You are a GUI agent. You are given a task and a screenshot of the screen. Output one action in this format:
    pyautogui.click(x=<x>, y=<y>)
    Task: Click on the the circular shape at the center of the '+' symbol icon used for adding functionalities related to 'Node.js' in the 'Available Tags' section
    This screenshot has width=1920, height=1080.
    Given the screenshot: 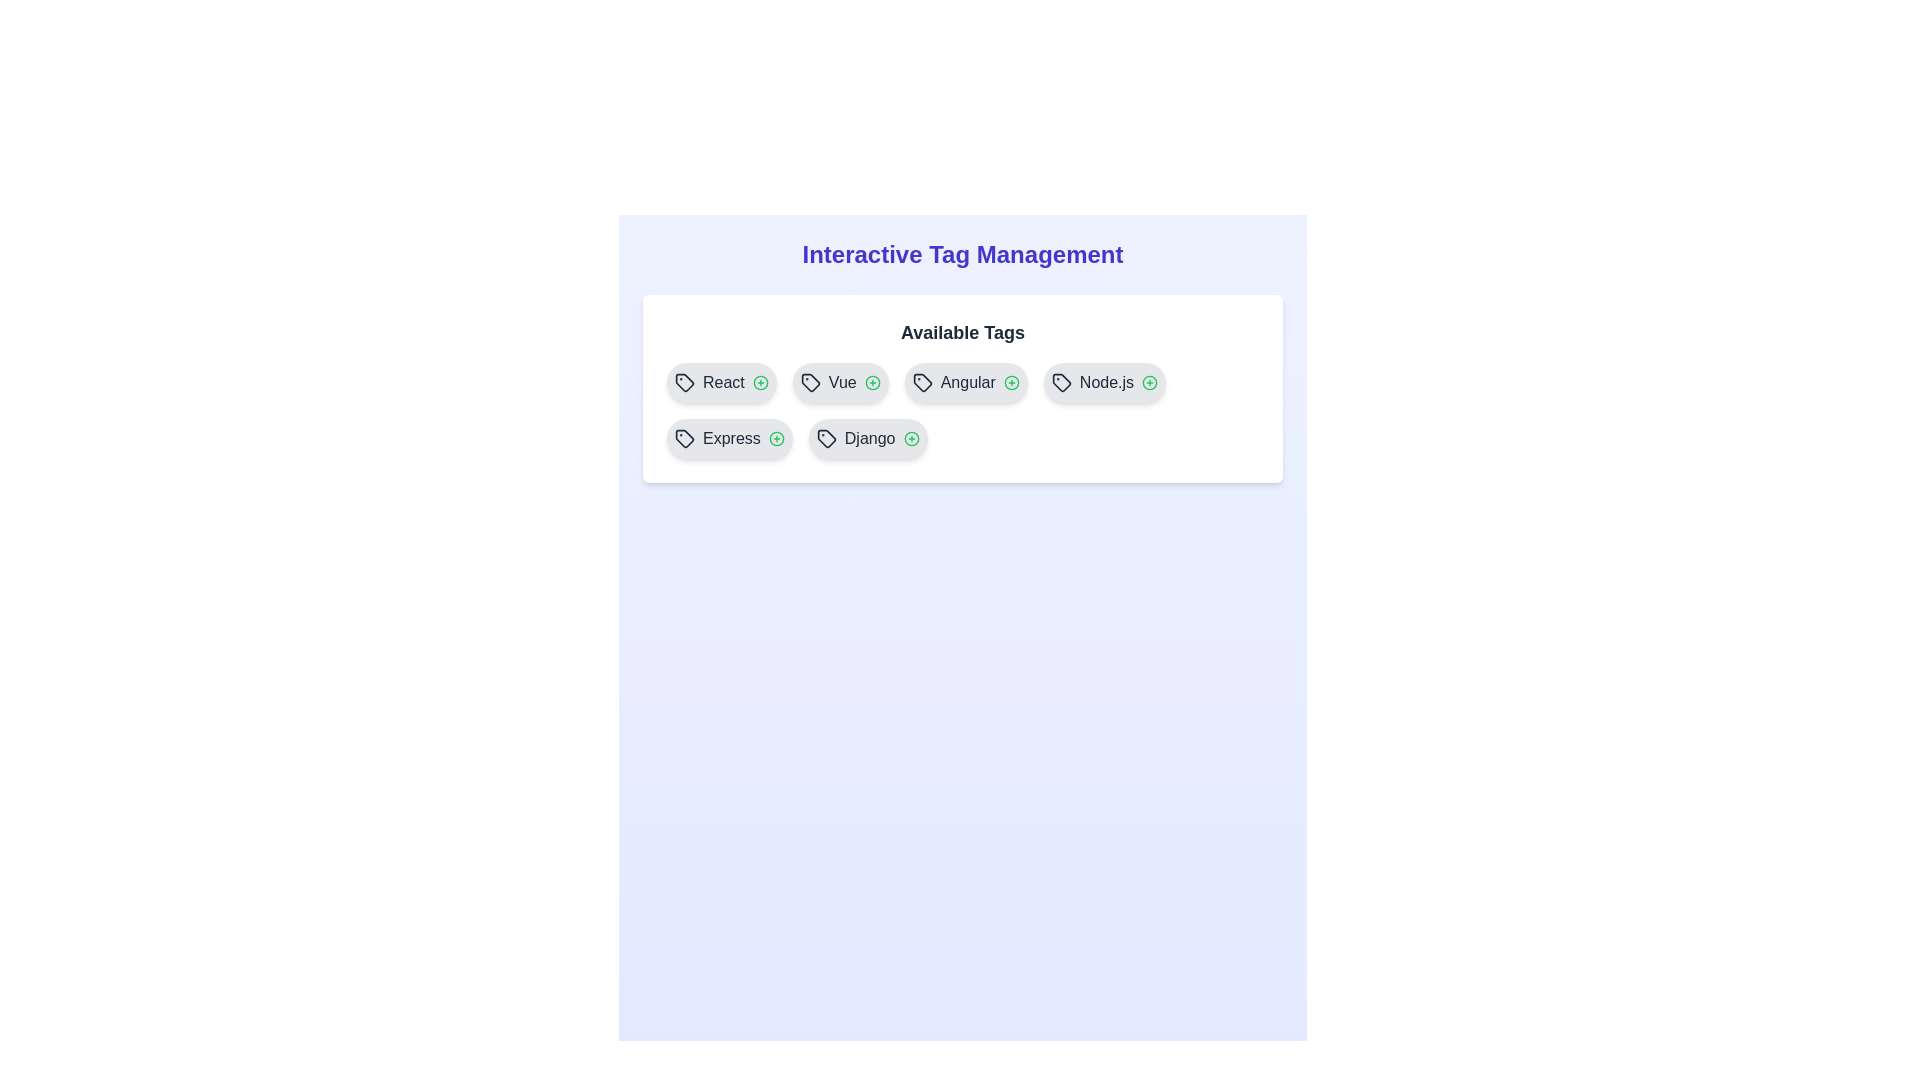 What is the action you would take?
    pyautogui.click(x=1150, y=382)
    